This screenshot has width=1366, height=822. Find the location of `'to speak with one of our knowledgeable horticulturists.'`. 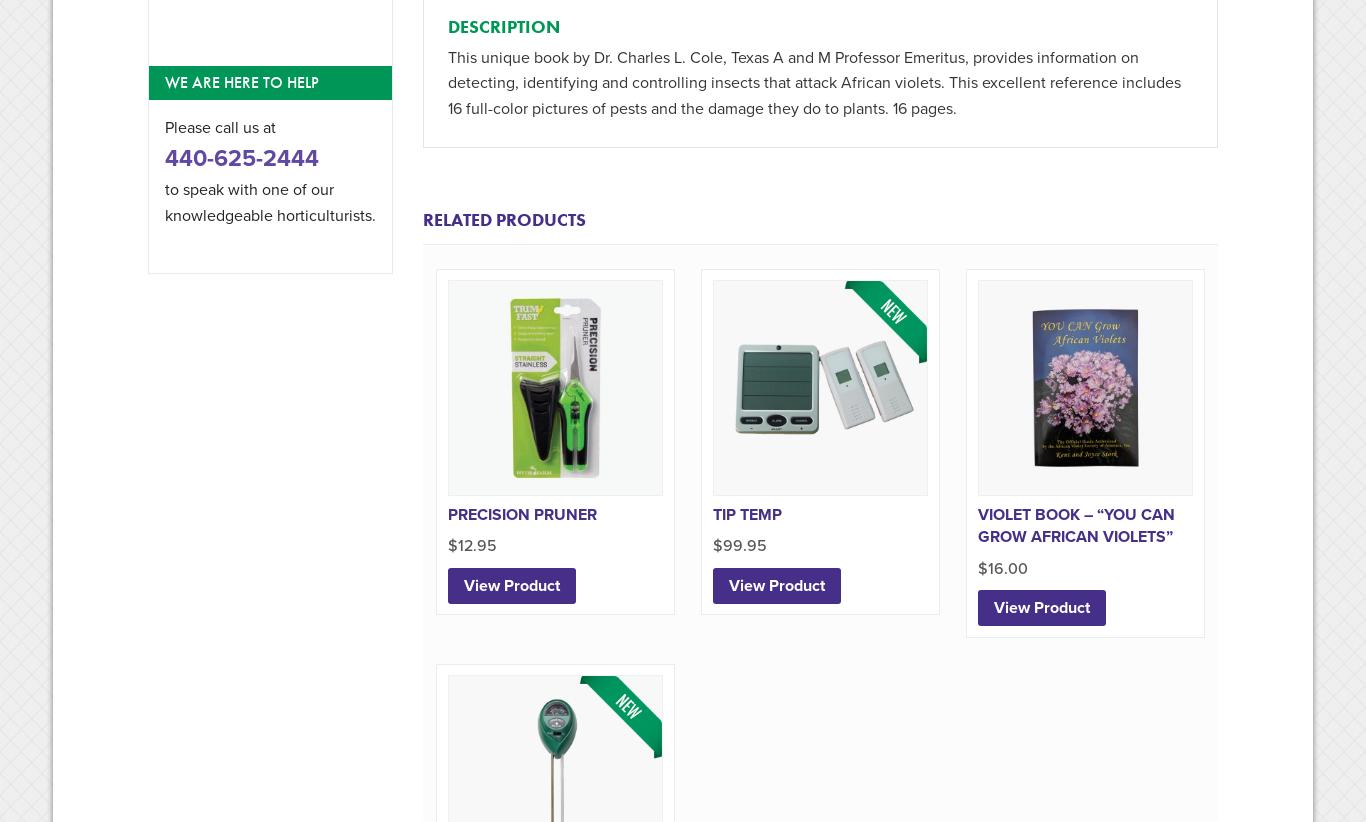

'to speak with one of our knowledgeable horticulturists.' is located at coordinates (270, 201).